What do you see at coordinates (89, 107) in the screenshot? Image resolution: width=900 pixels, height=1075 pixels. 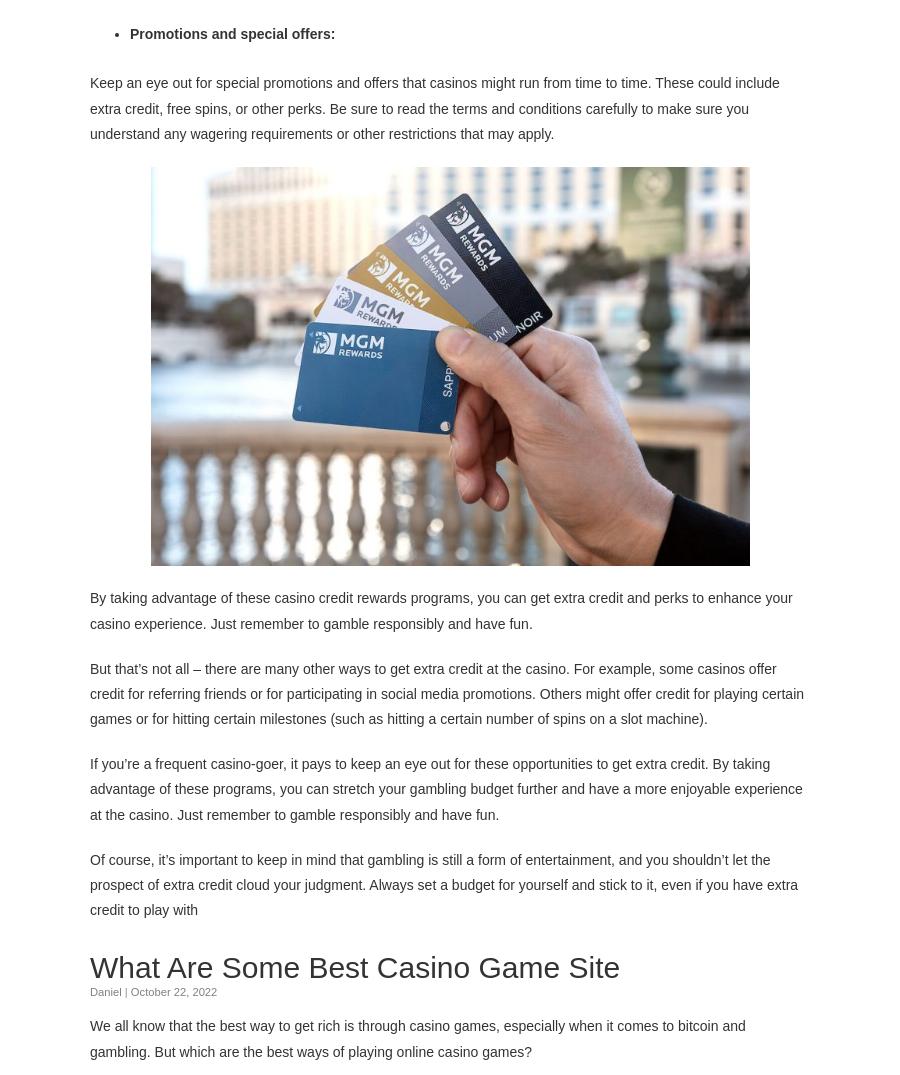 I see `'Keep an eye out for special promotions and offers that casinos might run from time to time. These could include extra credit, free spins, or other perks. Be sure to read the terms and conditions carefully to make sure you understand any wagering requirements or other restrictions that may apply.'` at bounding box center [89, 107].